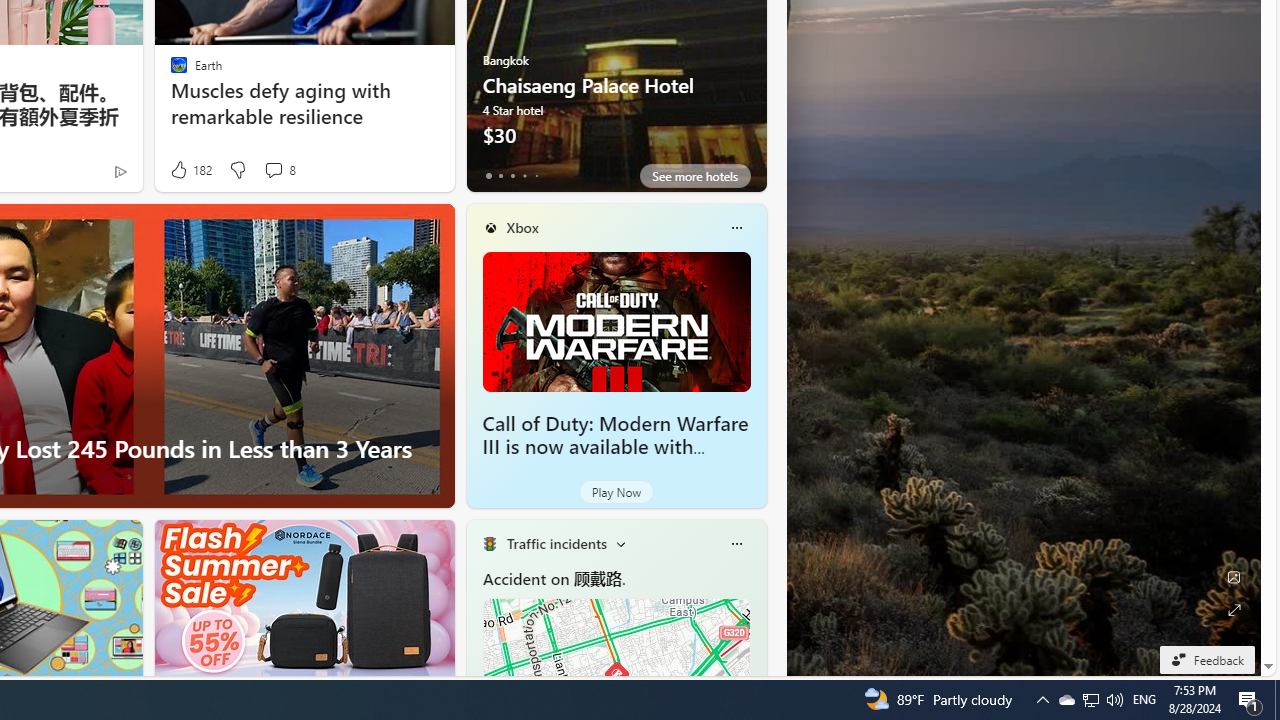 The height and width of the screenshot is (720, 1280). I want to click on 'tab-4', so click(536, 175).